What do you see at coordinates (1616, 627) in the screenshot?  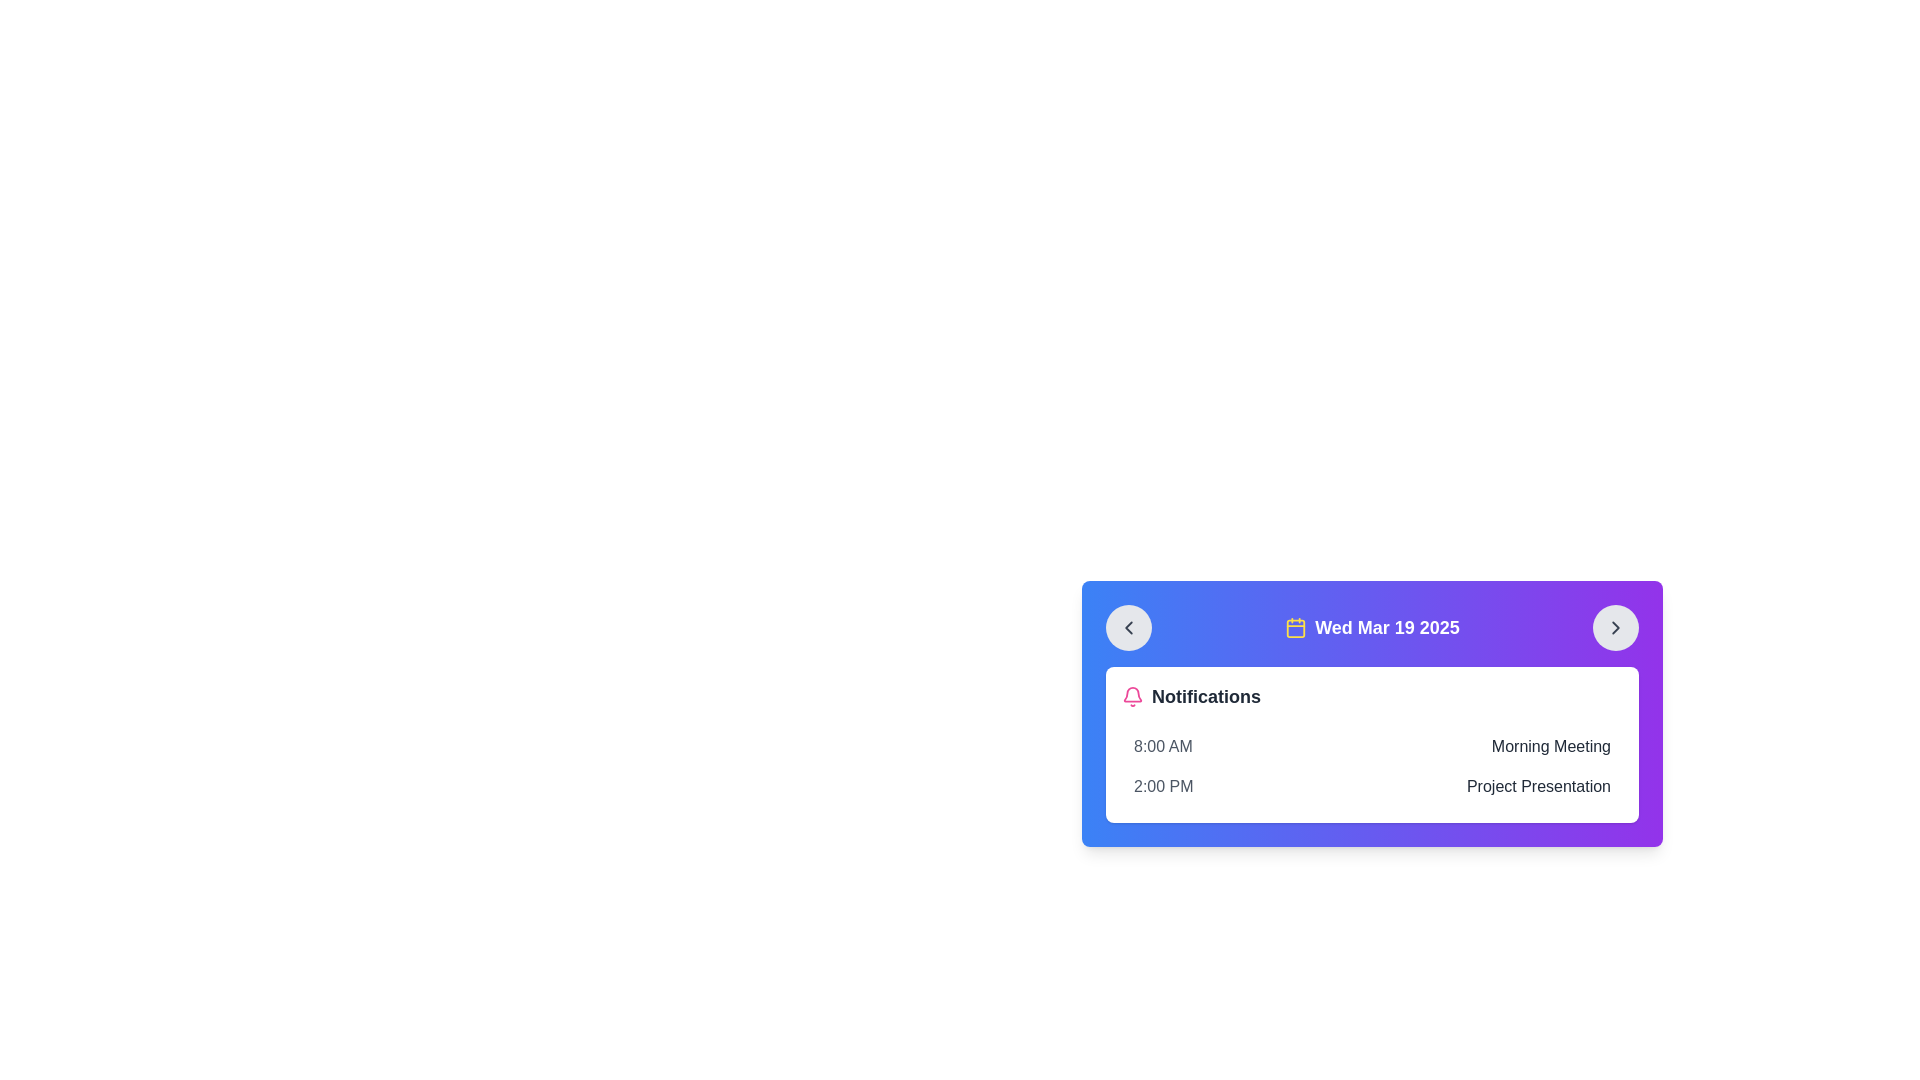 I see `the rightward navigational icon located in the top-right corner of the widget with a purple gradient header` at bounding box center [1616, 627].